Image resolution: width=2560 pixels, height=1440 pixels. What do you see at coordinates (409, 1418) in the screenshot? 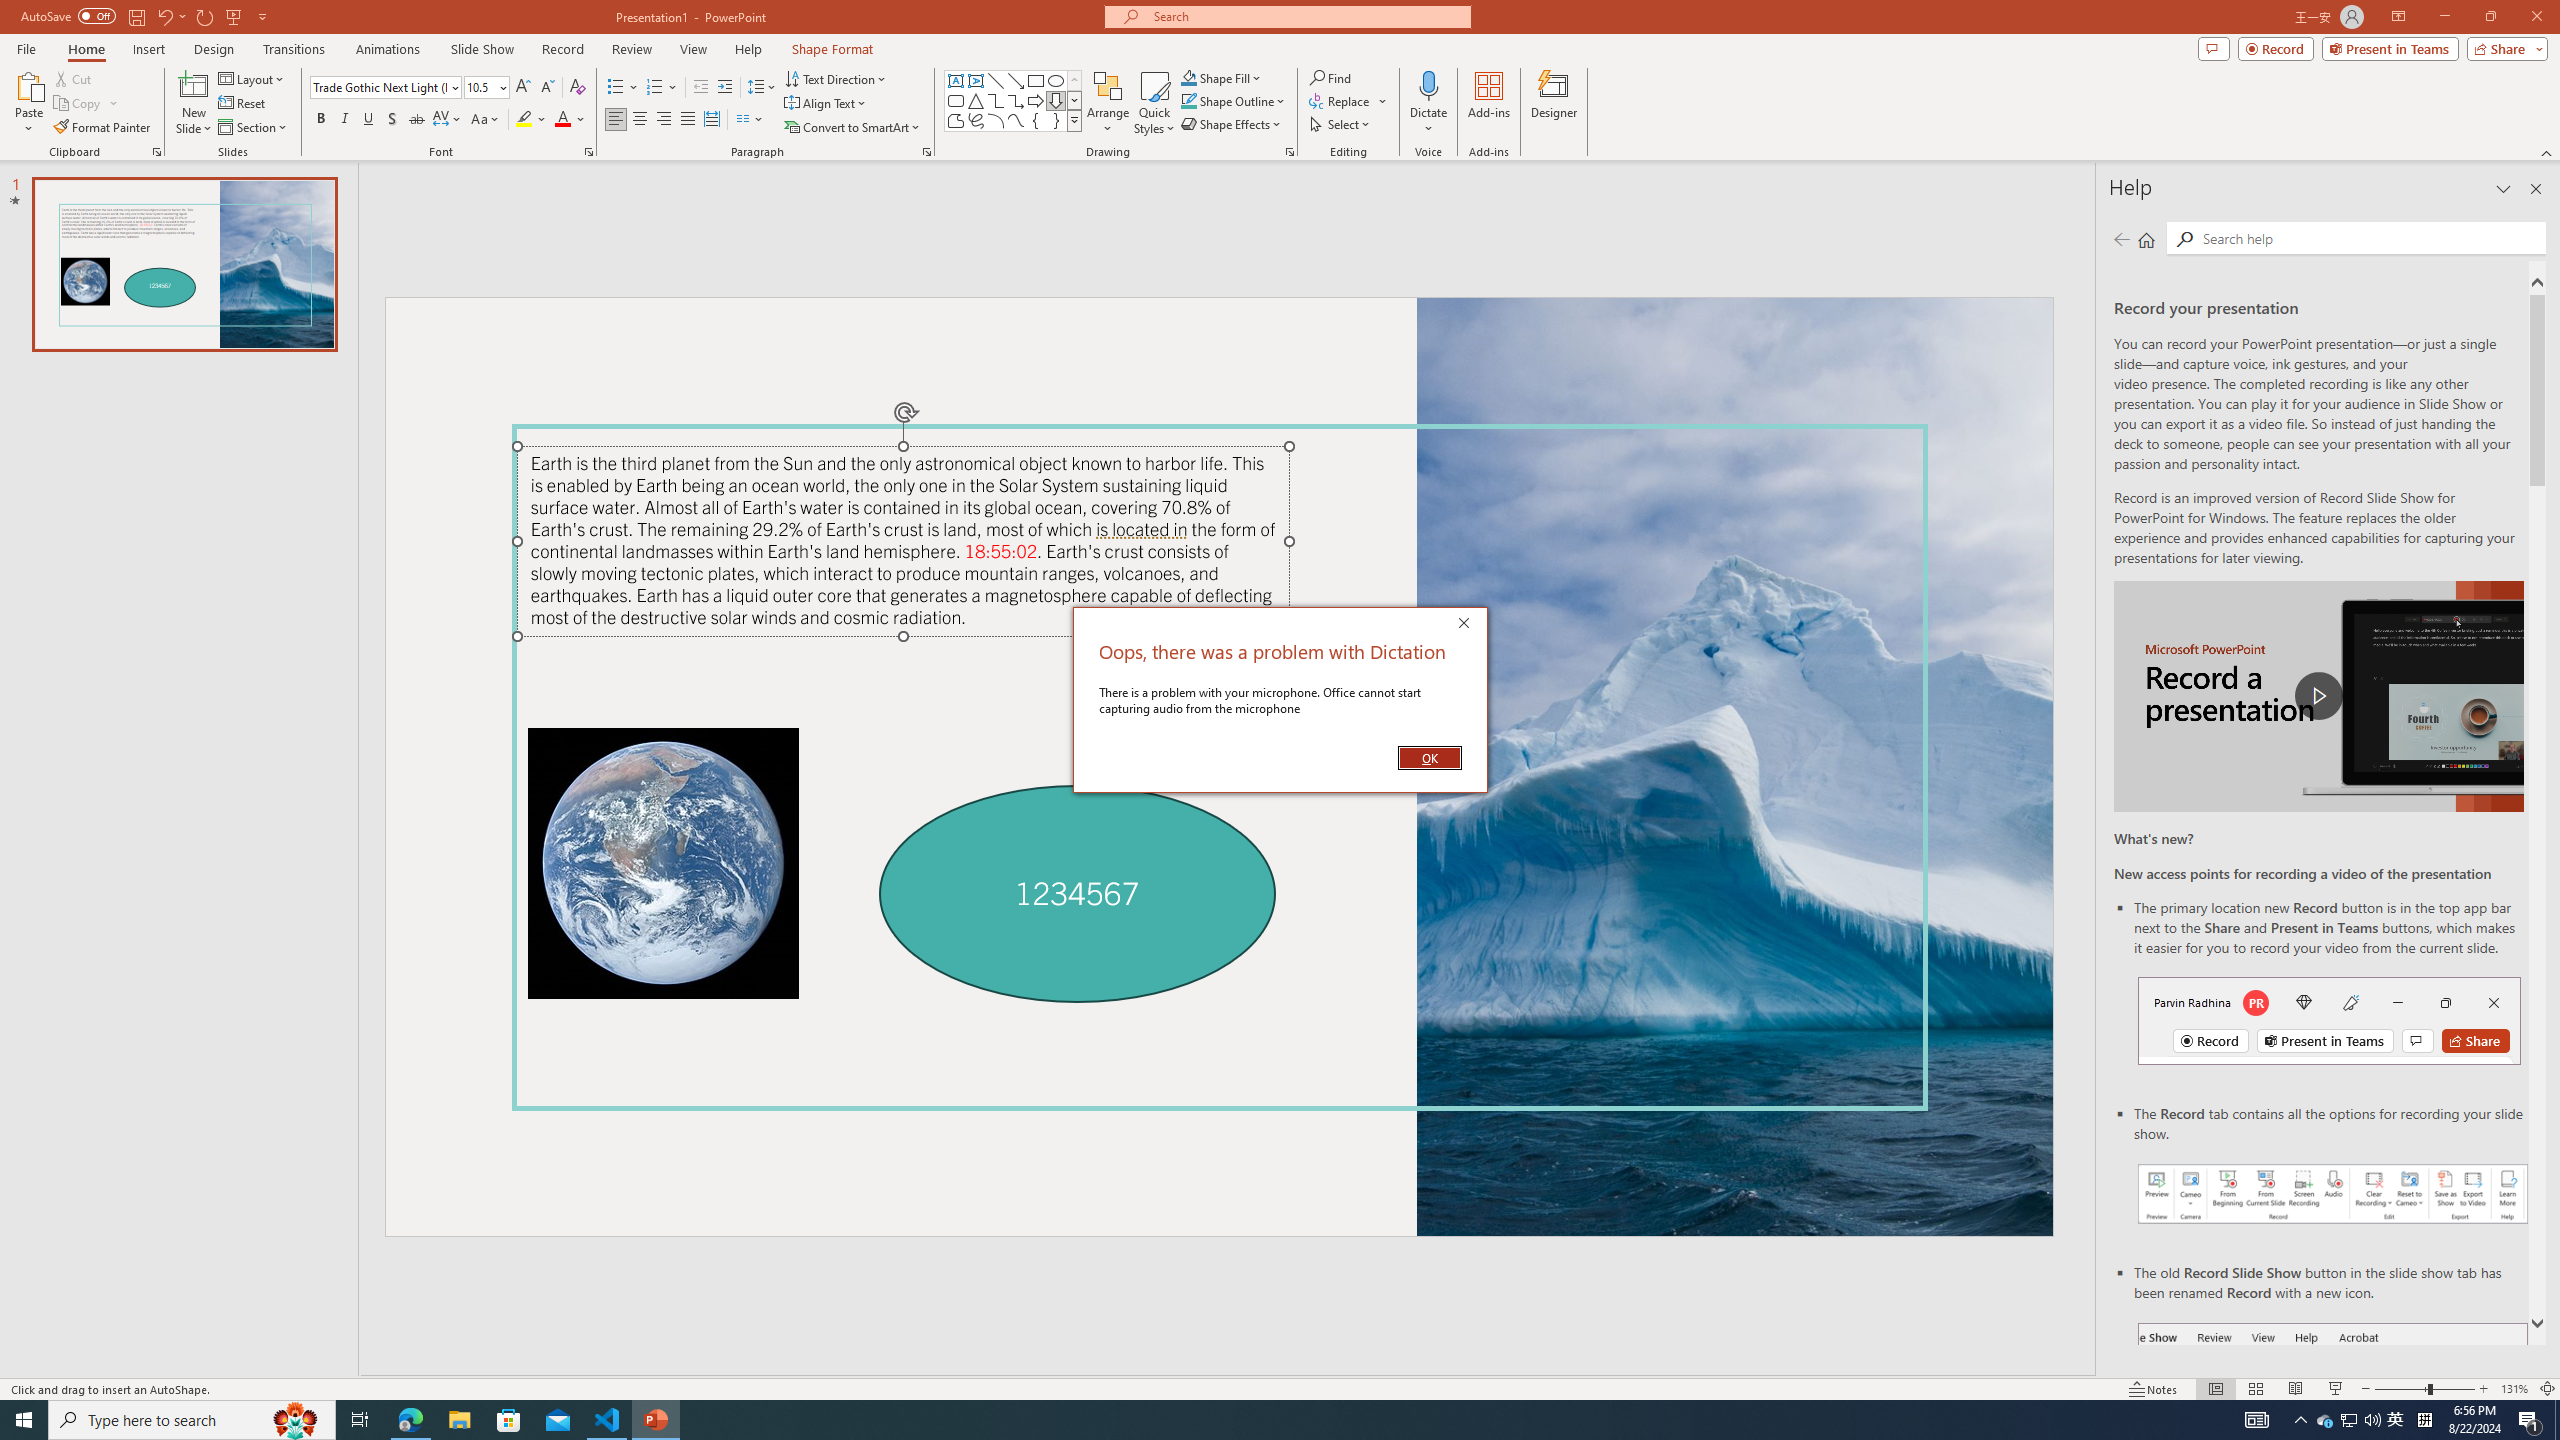
I see `'Microsoft Edge - 1 running window'` at bounding box center [409, 1418].